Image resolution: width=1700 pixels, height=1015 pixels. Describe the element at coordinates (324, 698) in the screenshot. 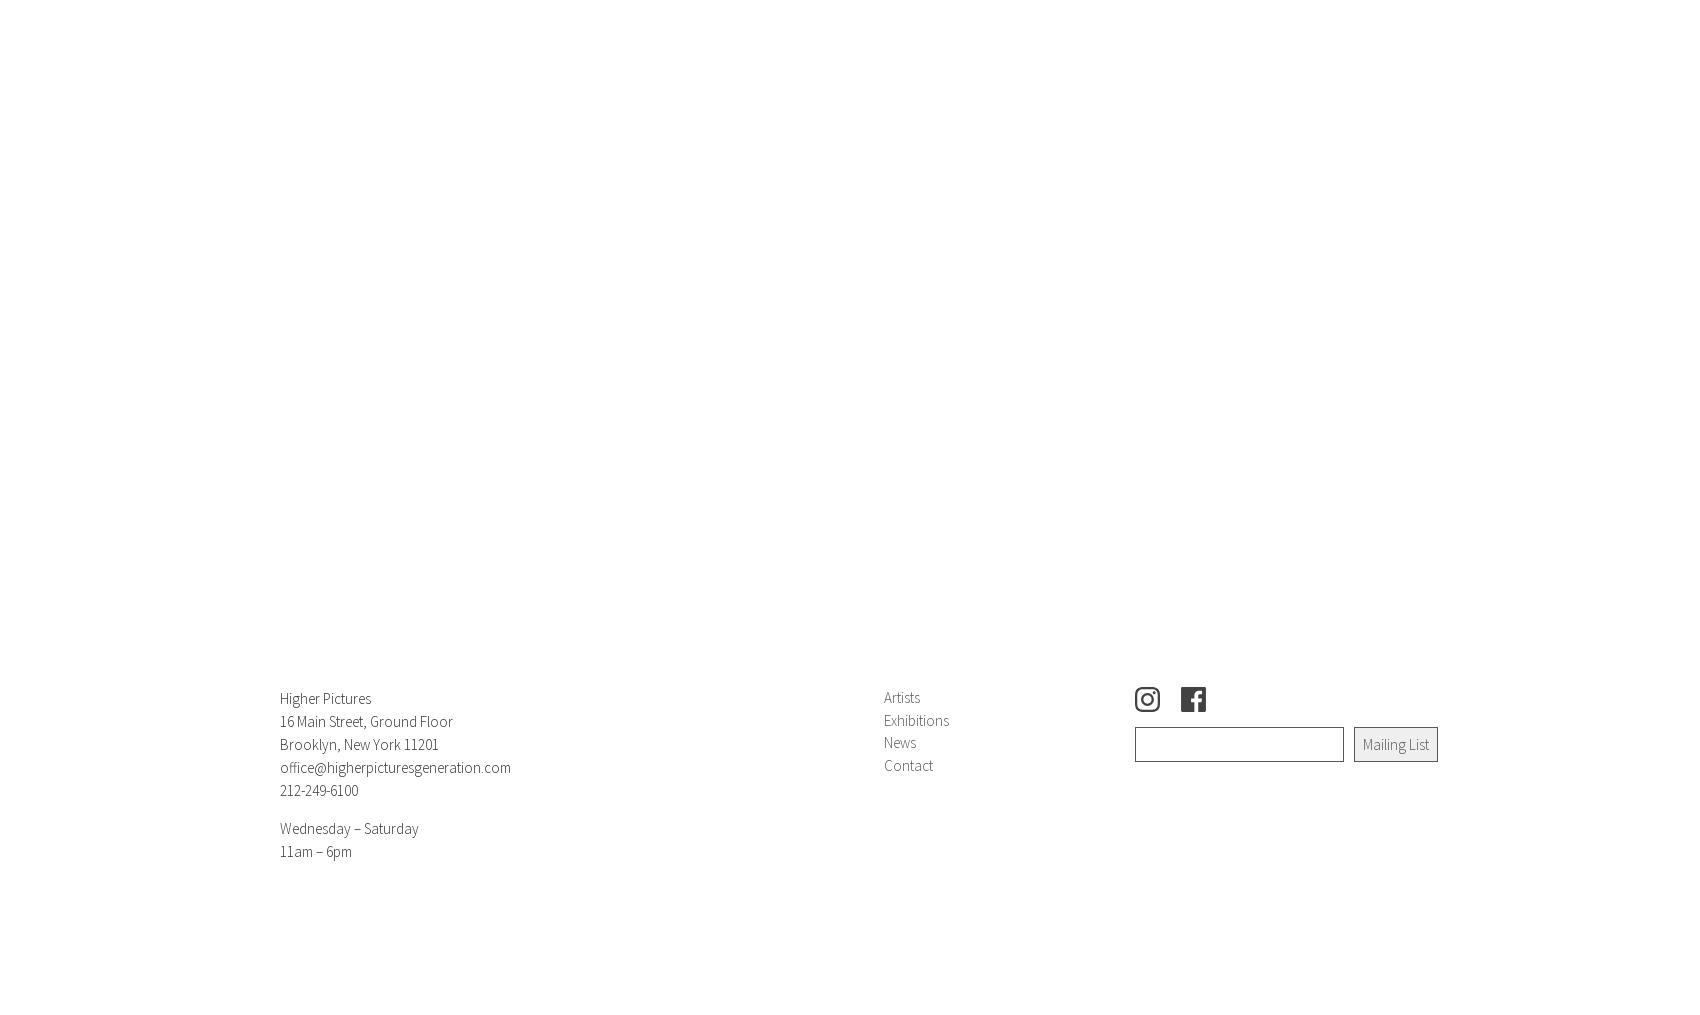

I see `'Higher Pictures'` at that location.